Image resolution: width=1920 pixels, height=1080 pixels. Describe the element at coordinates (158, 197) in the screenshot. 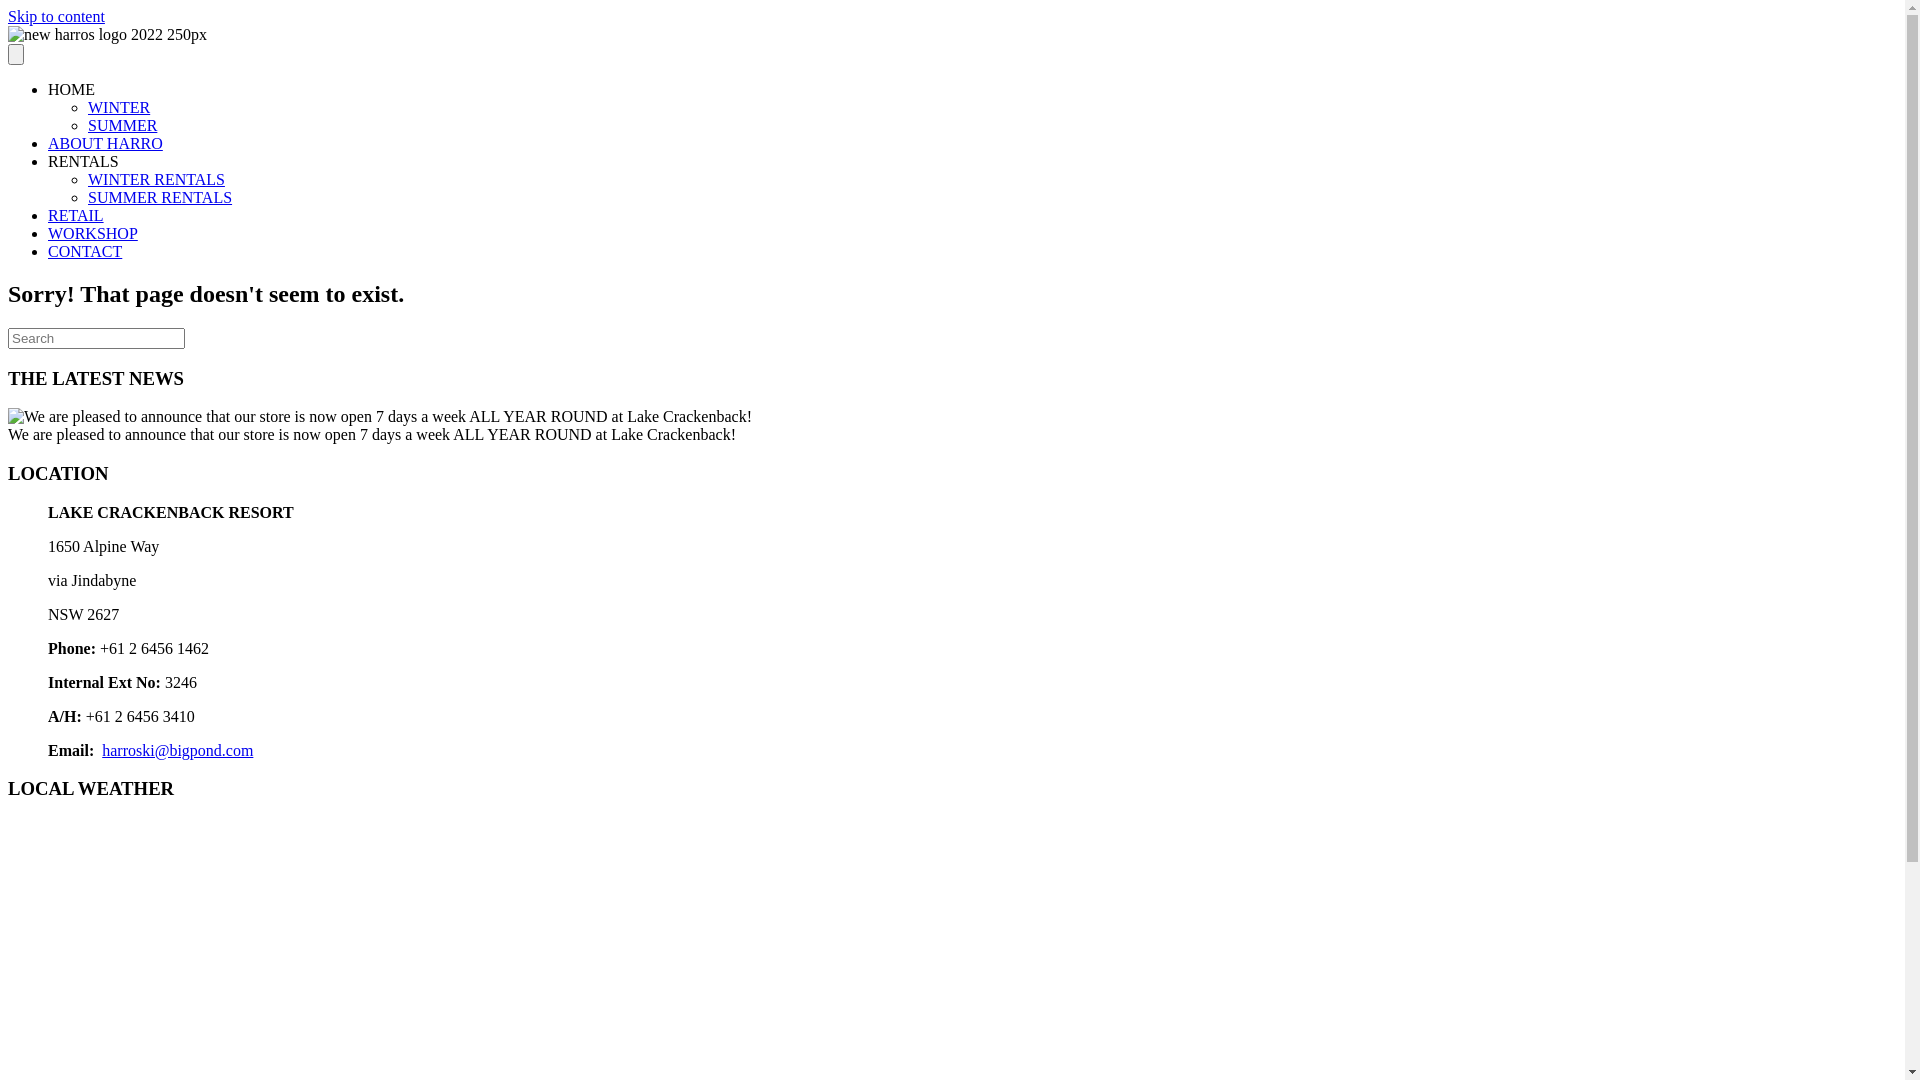

I see `'SUMMER RENTALS'` at that location.